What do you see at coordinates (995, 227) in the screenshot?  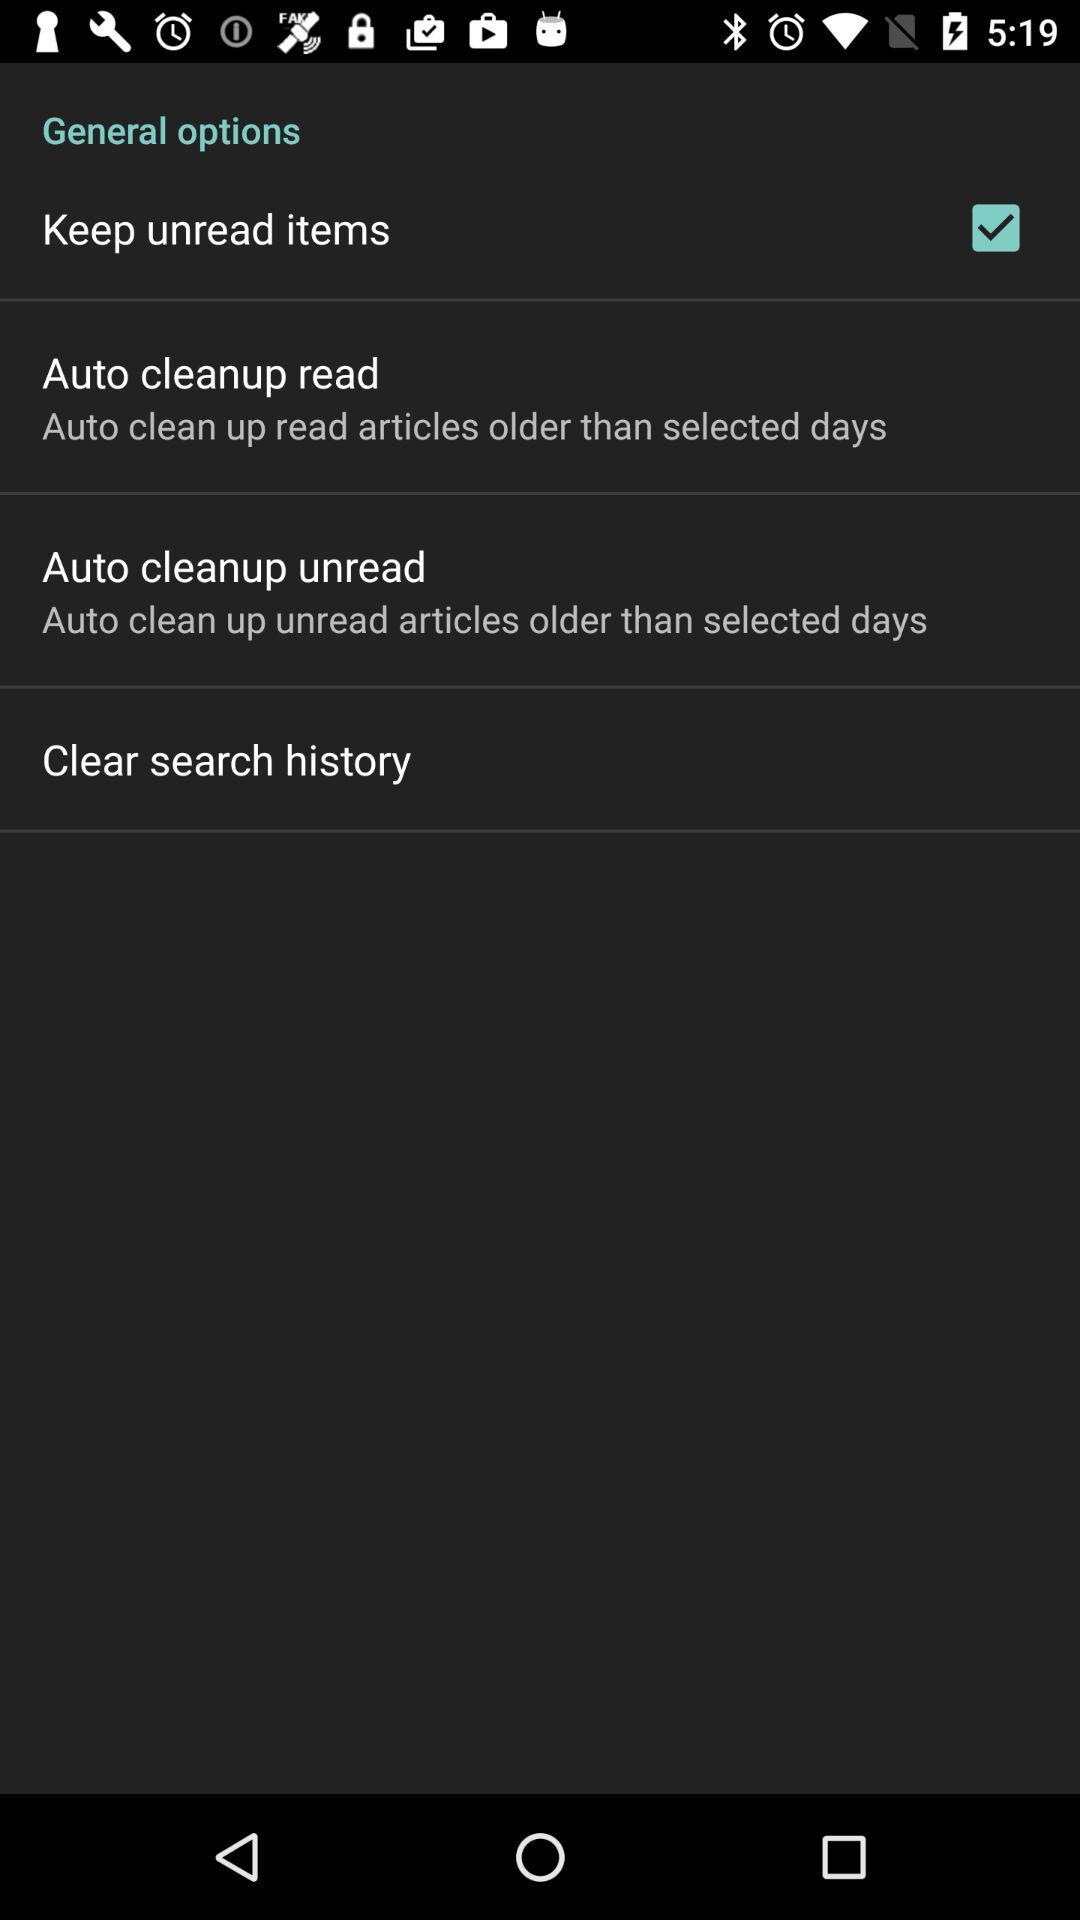 I see `item next to the keep unread items icon` at bounding box center [995, 227].